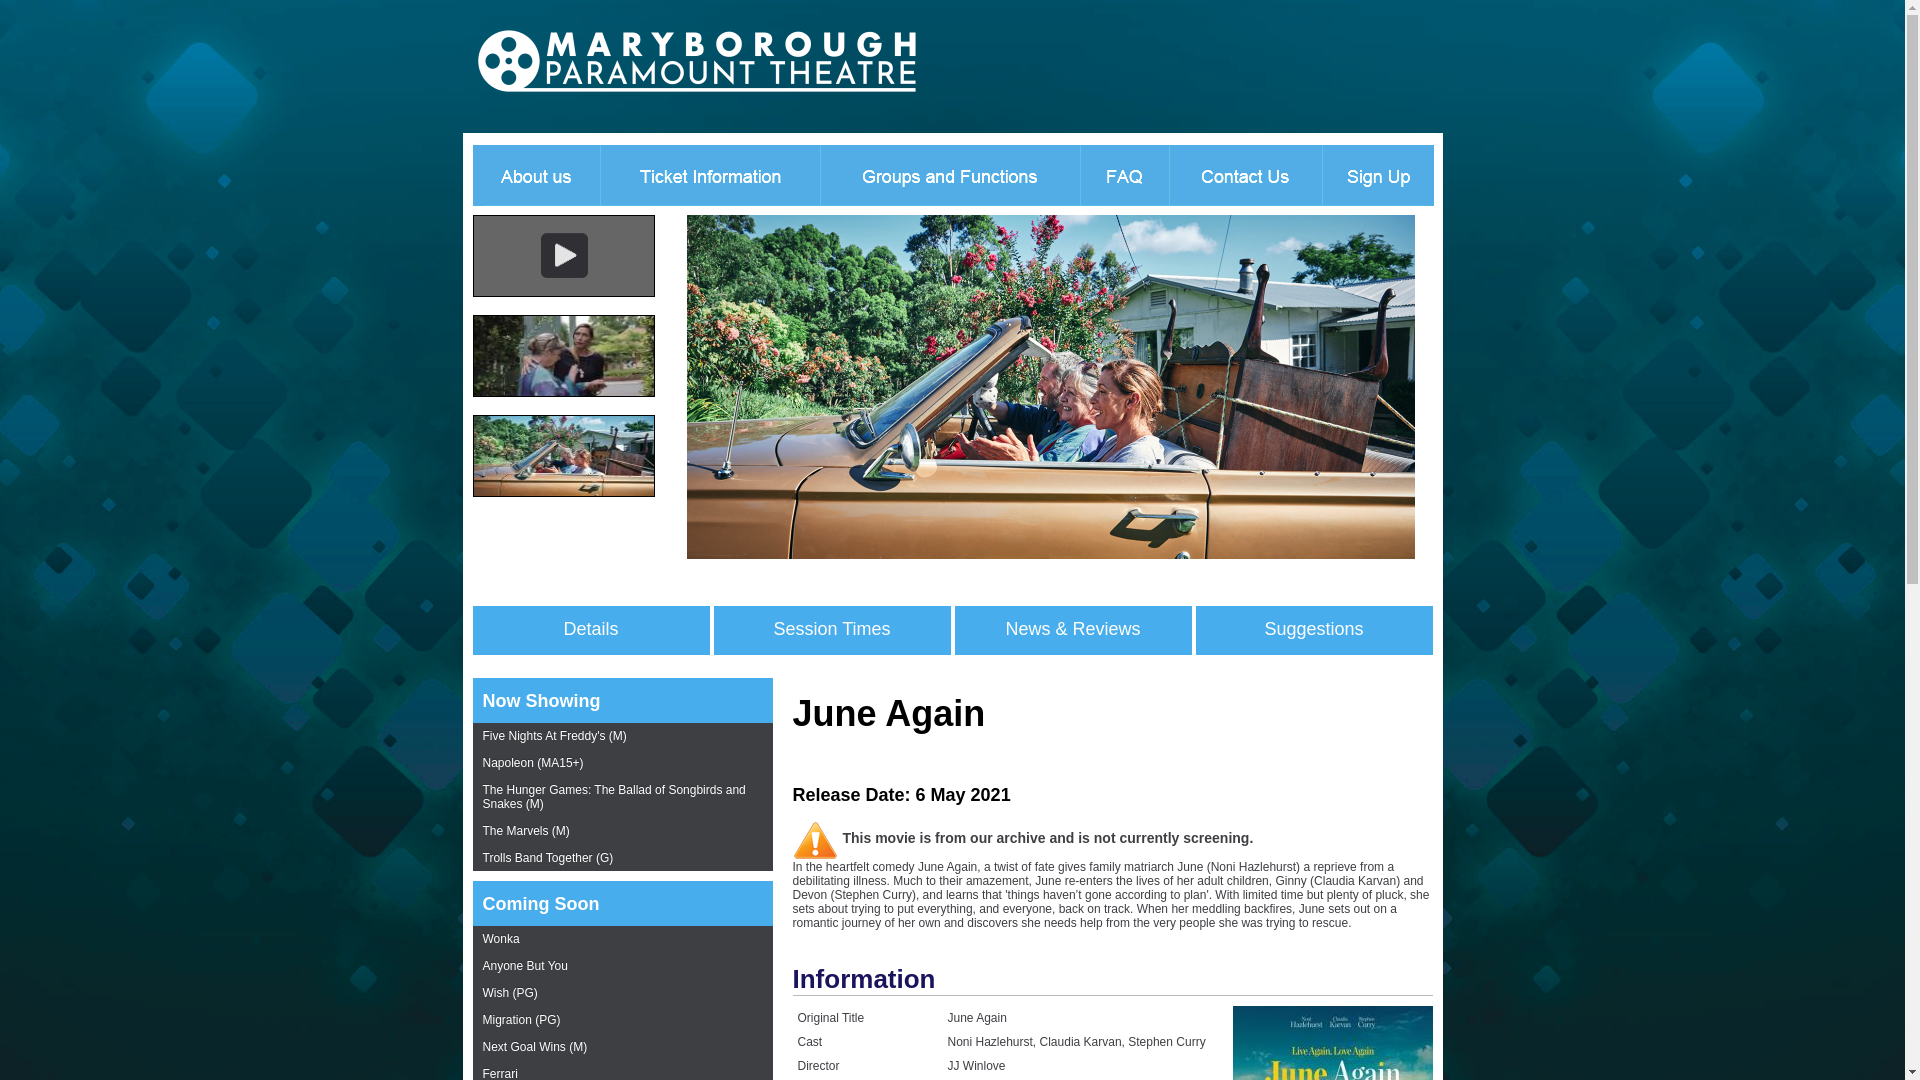 Image resolution: width=1920 pixels, height=1080 pixels. What do you see at coordinates (686, 555) in the screenshot?
I see `'Photo: June Again'` at bounding box center [686, 555].